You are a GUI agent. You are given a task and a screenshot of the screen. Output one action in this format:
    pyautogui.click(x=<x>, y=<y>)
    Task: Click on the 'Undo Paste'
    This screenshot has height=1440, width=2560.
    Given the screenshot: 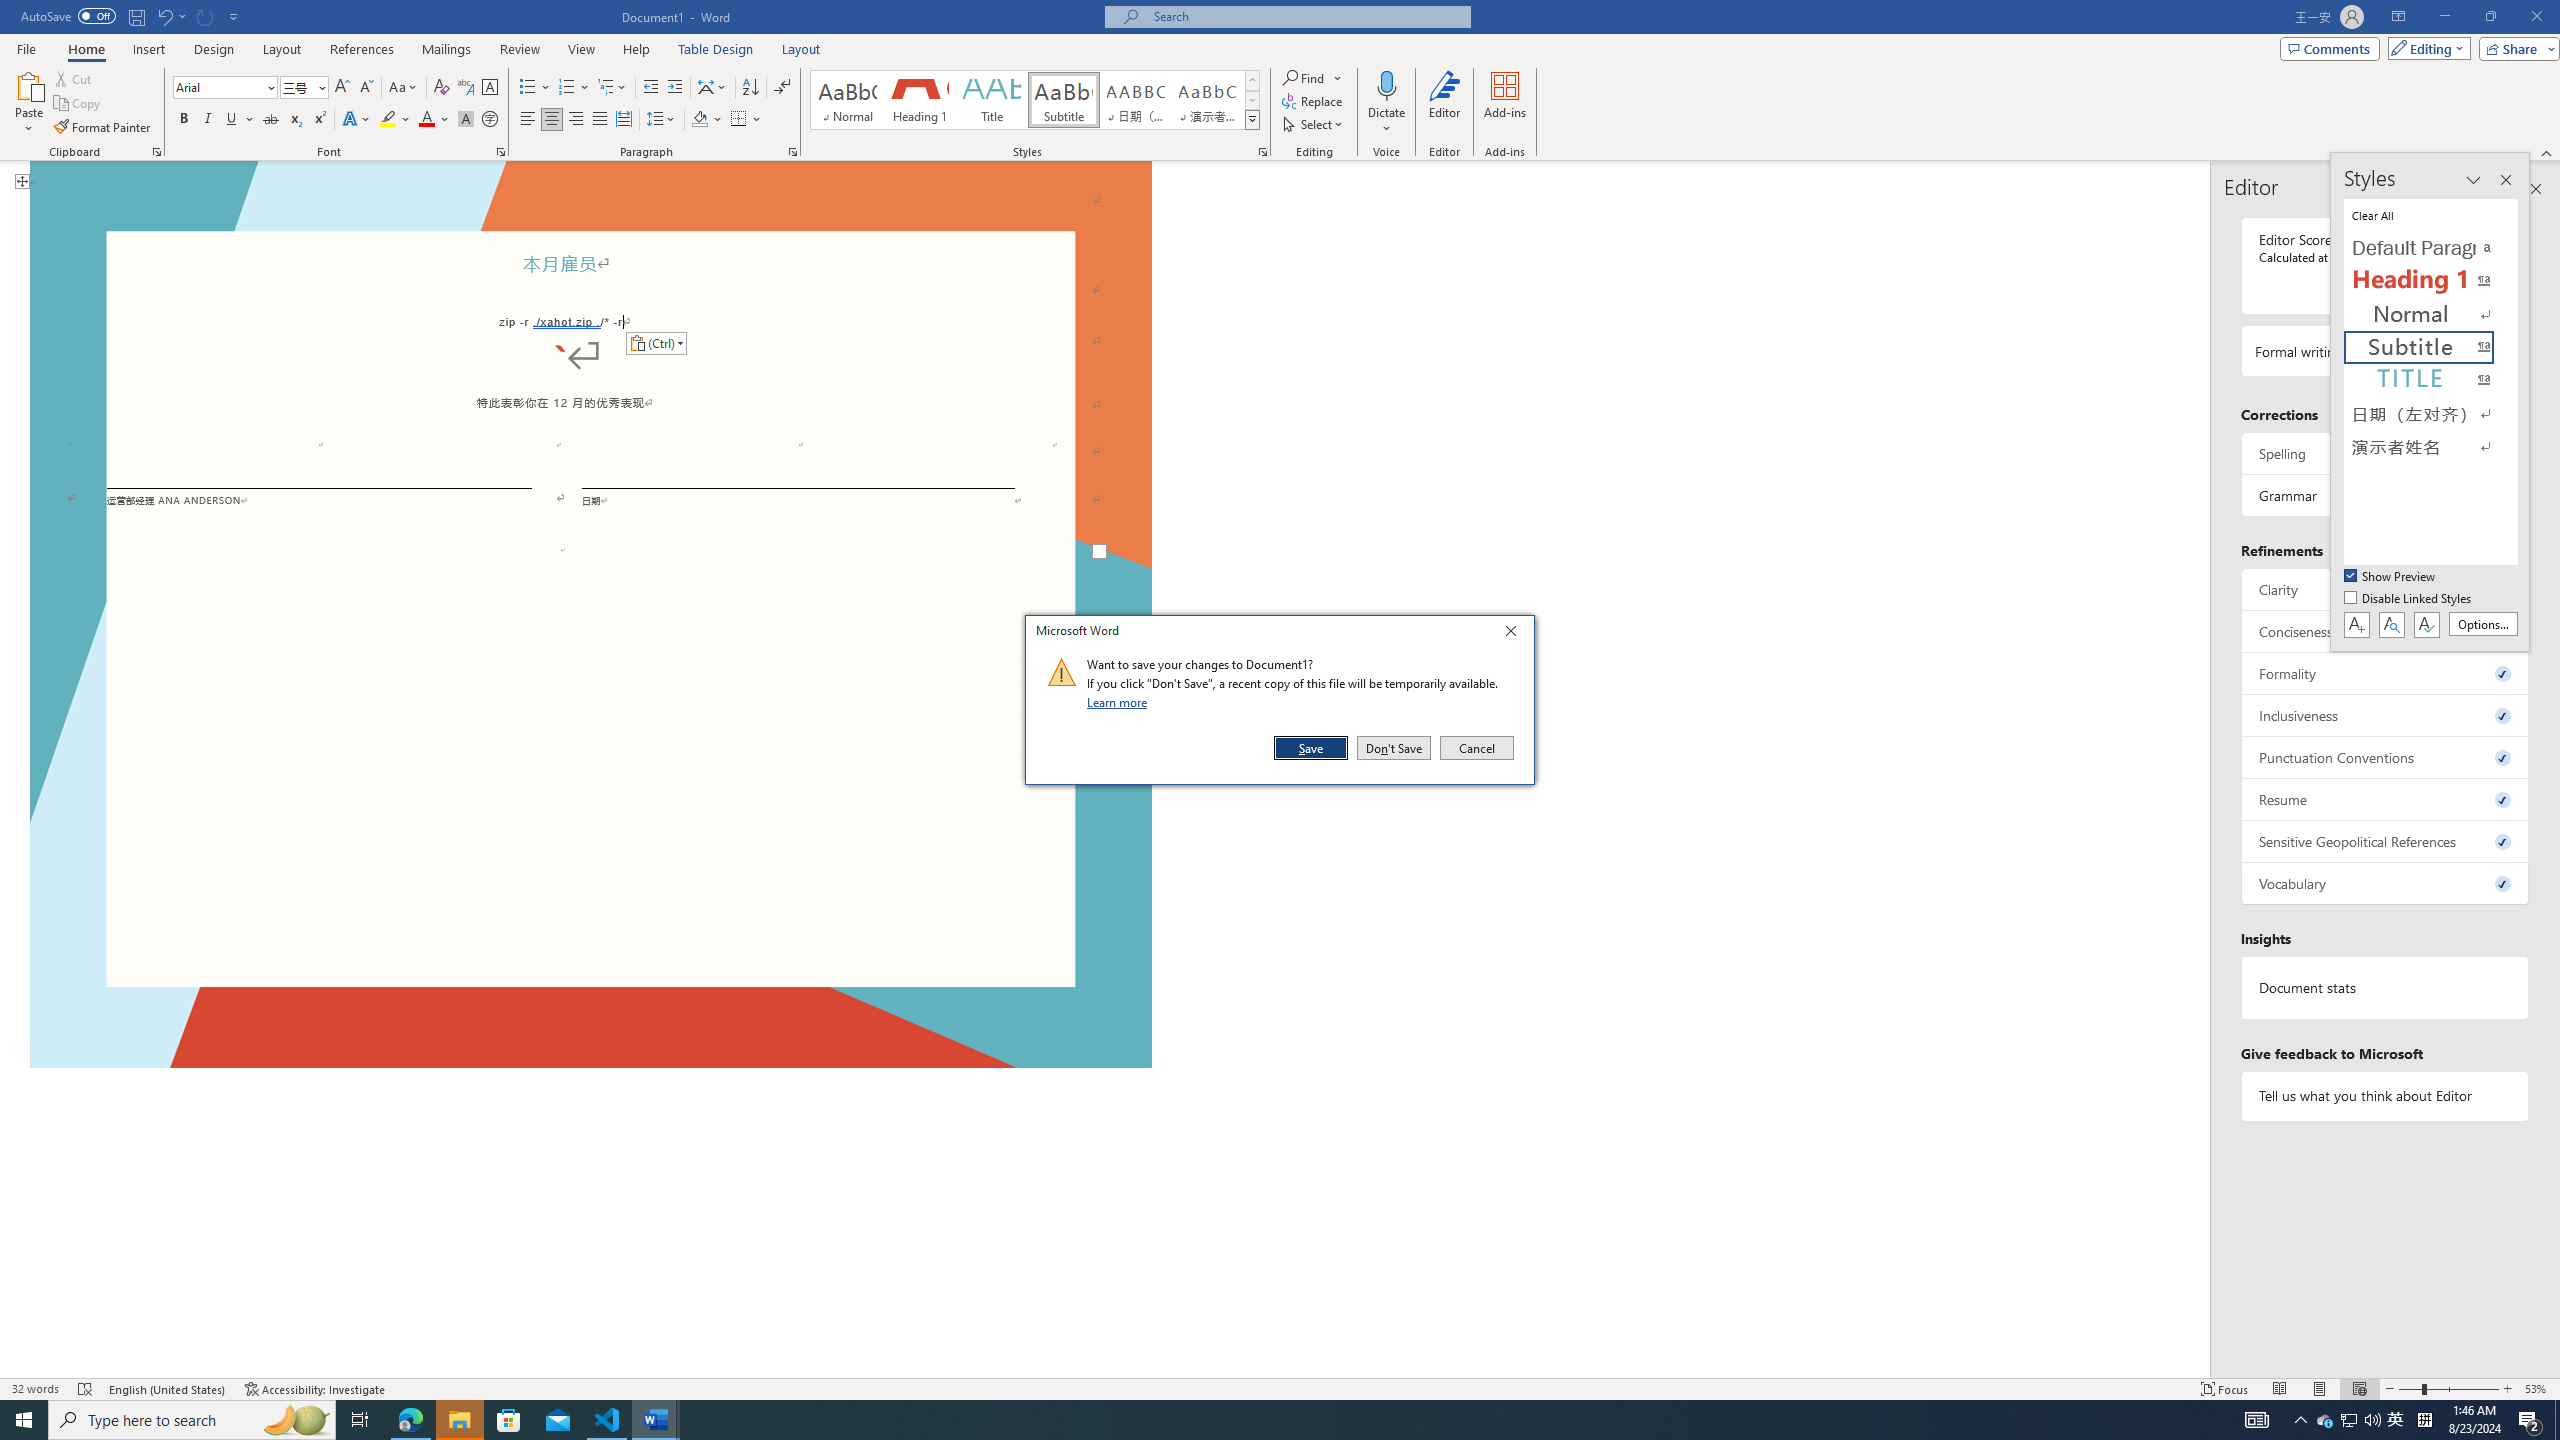 What is the action you would take?
    pyautogui.click(x=163, y=15)
    